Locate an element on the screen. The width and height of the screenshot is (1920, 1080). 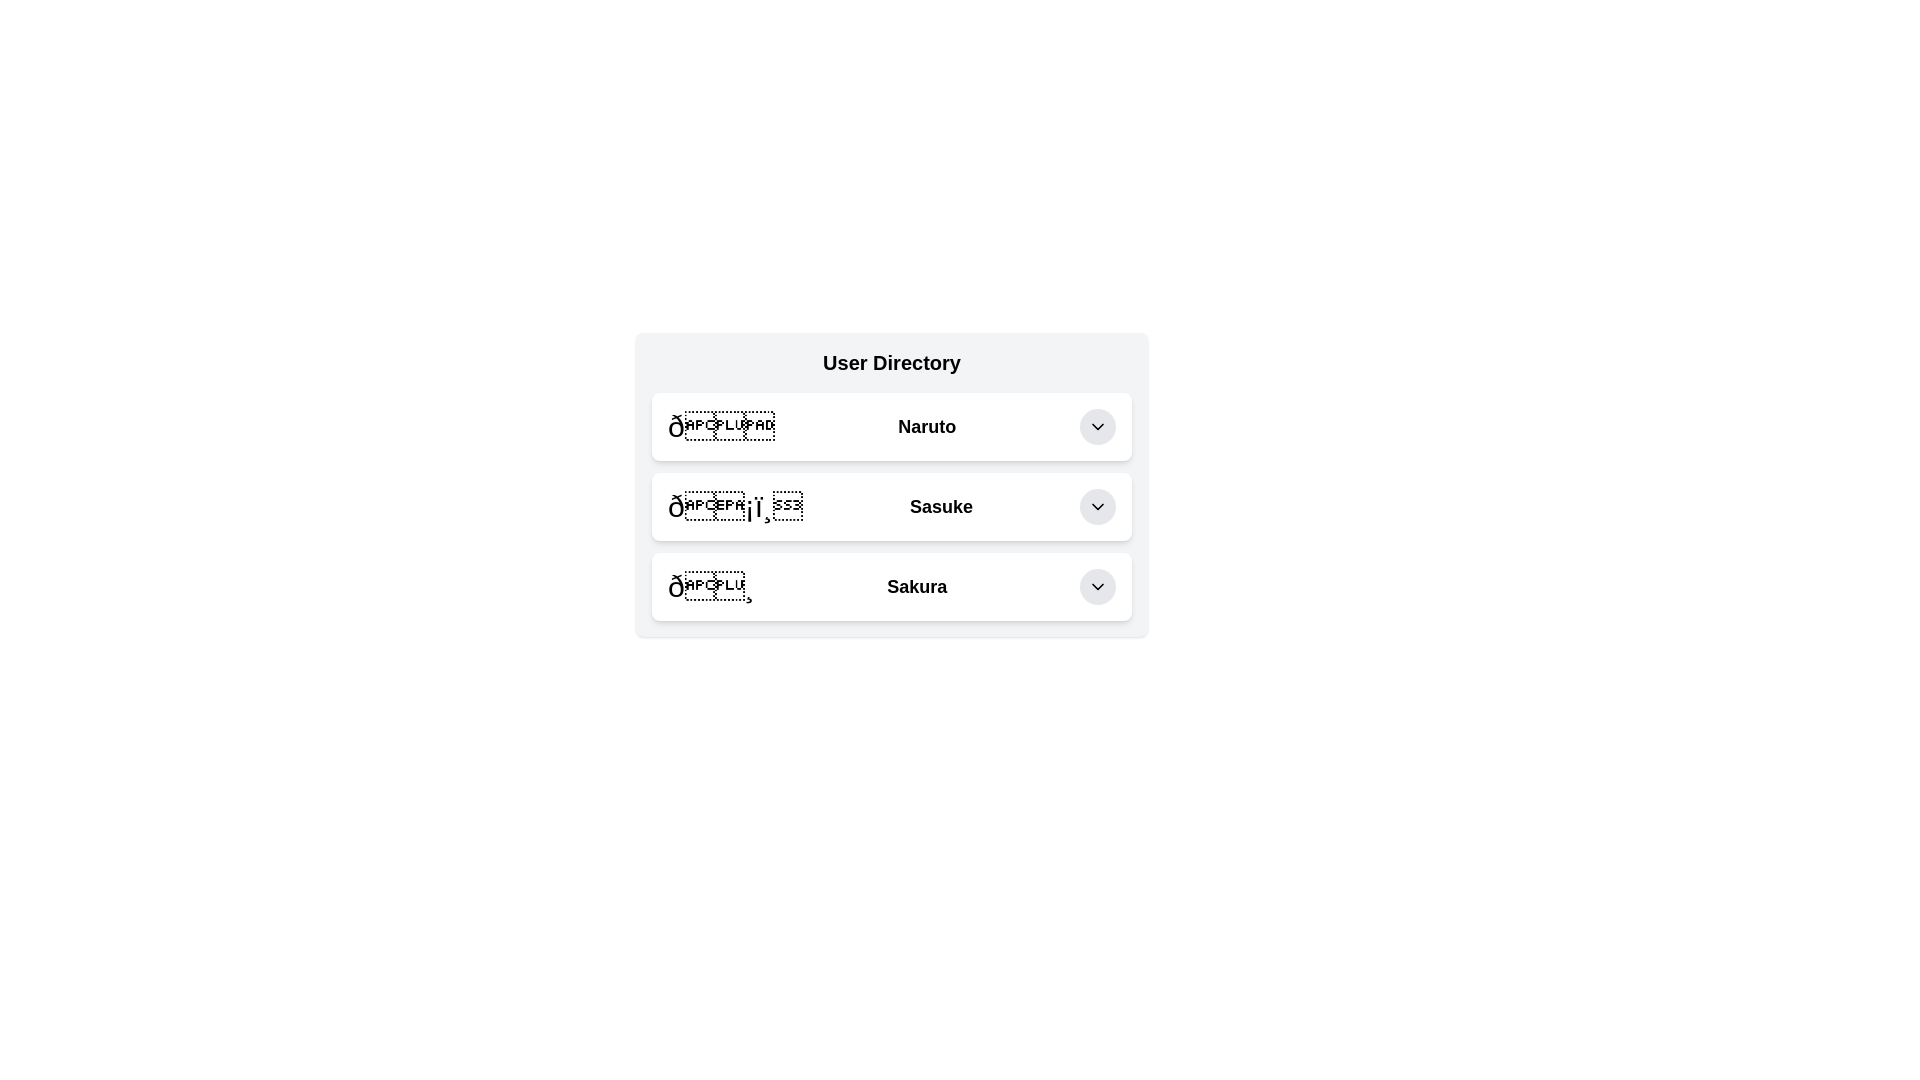
the circular gray button with a downward-pointing chevron icon next to the 'Naruto' text is located at coordinates (1097, 426).